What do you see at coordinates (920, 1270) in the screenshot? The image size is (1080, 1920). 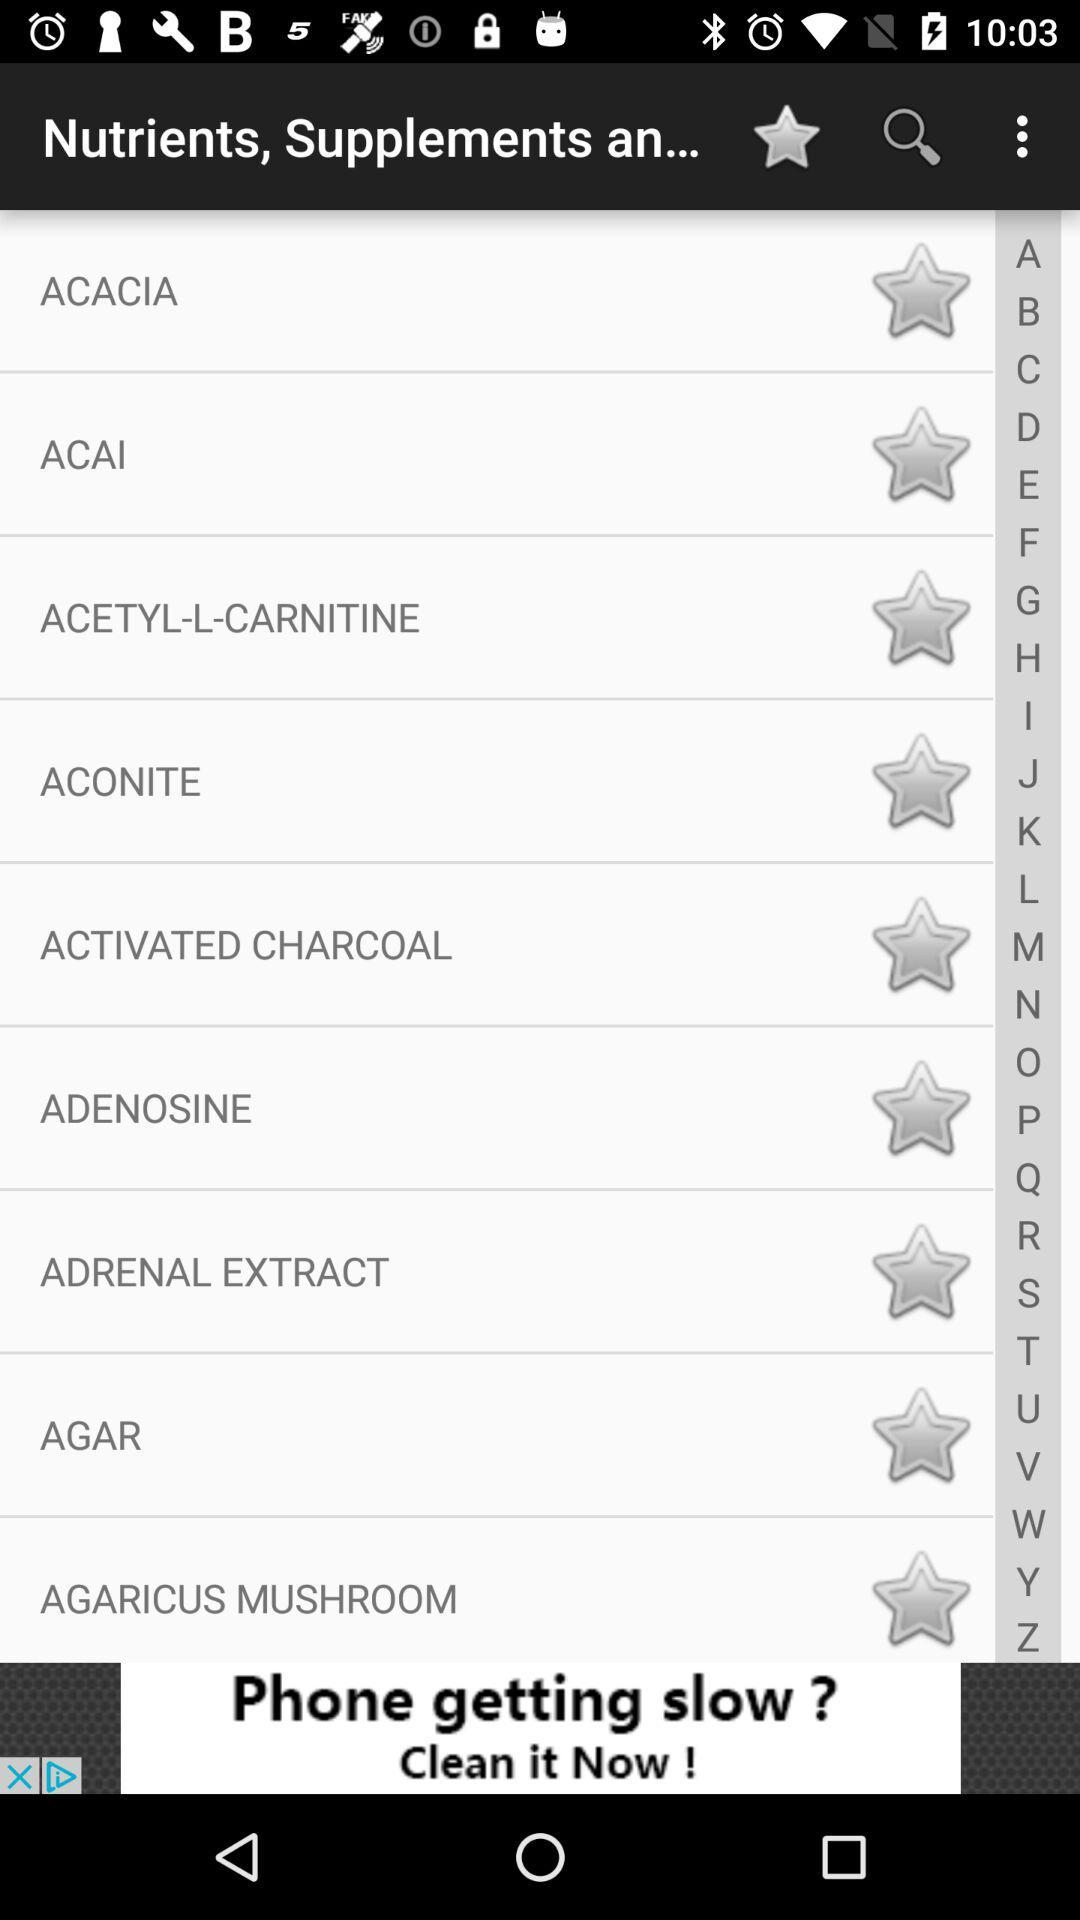 I see `adrenal extract` at bounding box center [920, 1270].